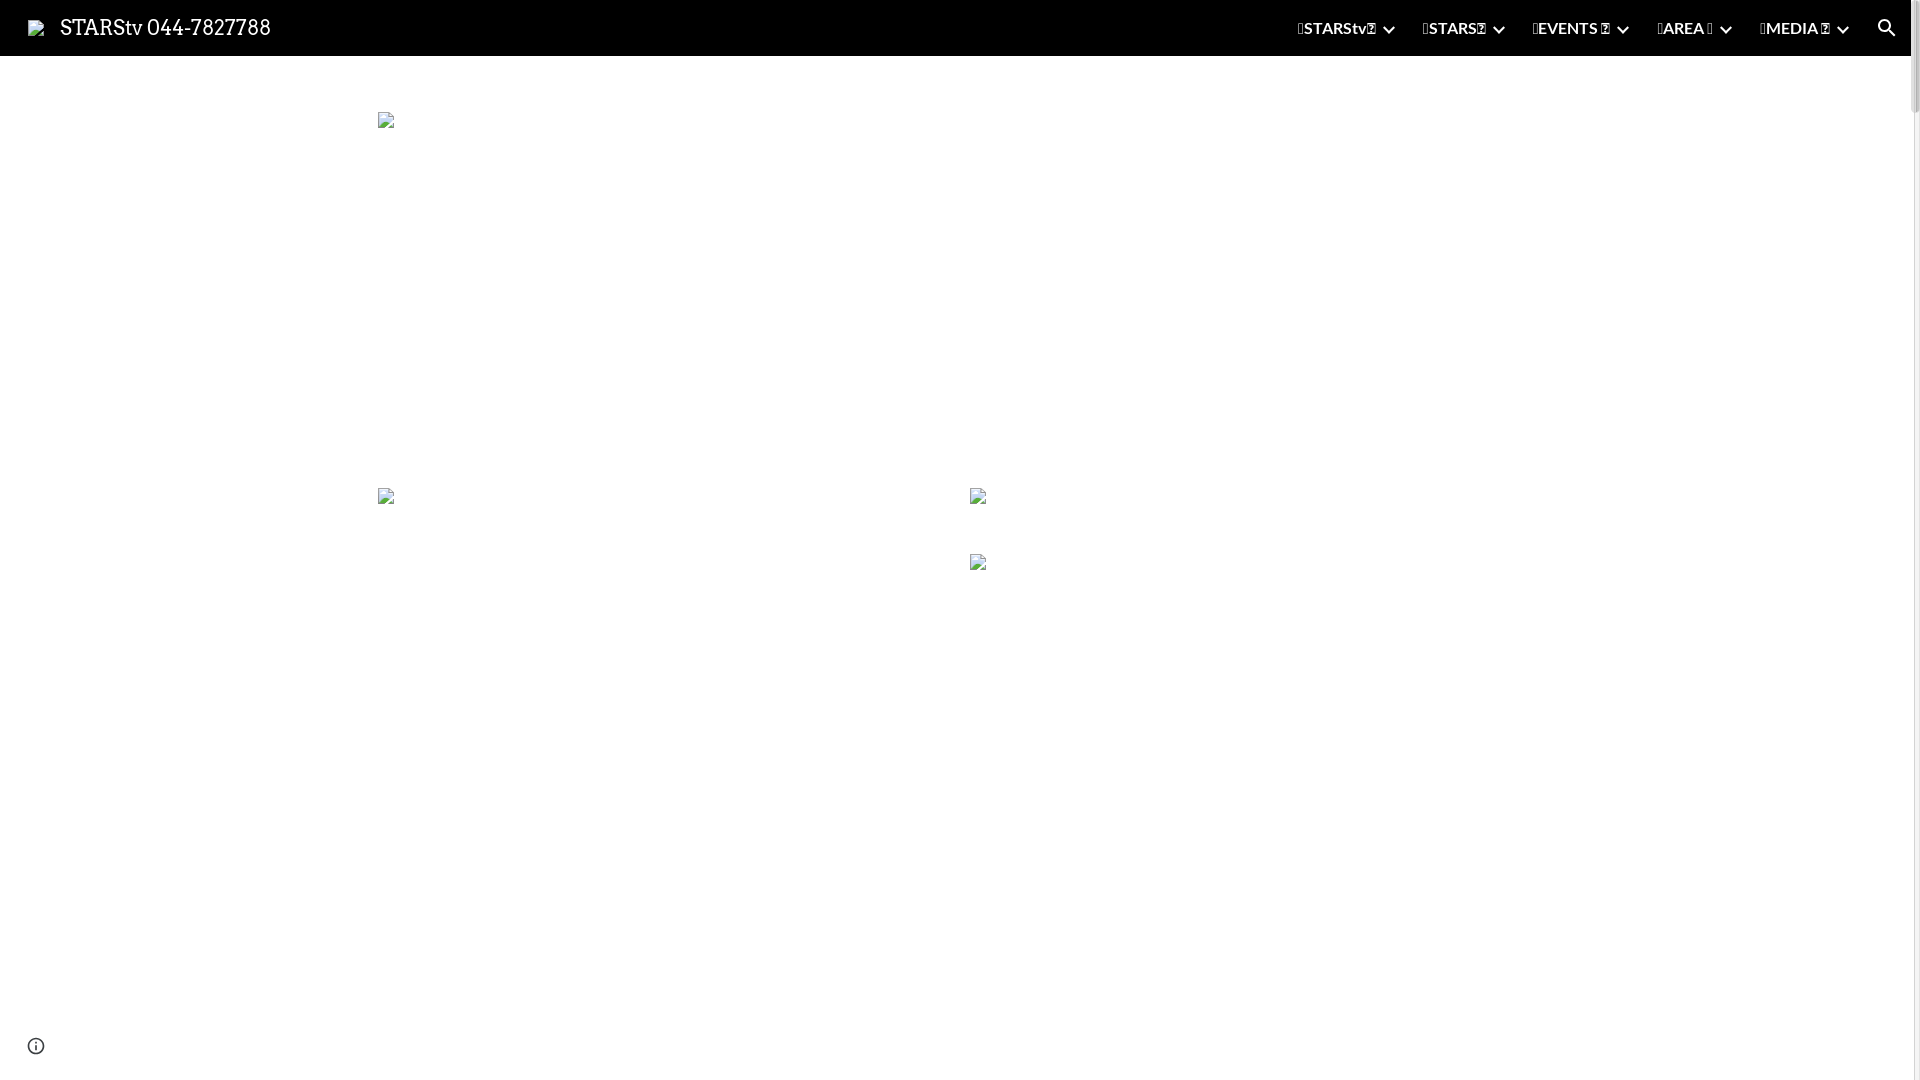 The height and width of the screenshot is (1080, 1920). I want to click on 'Expand/Collapse', so click(1715, 27).